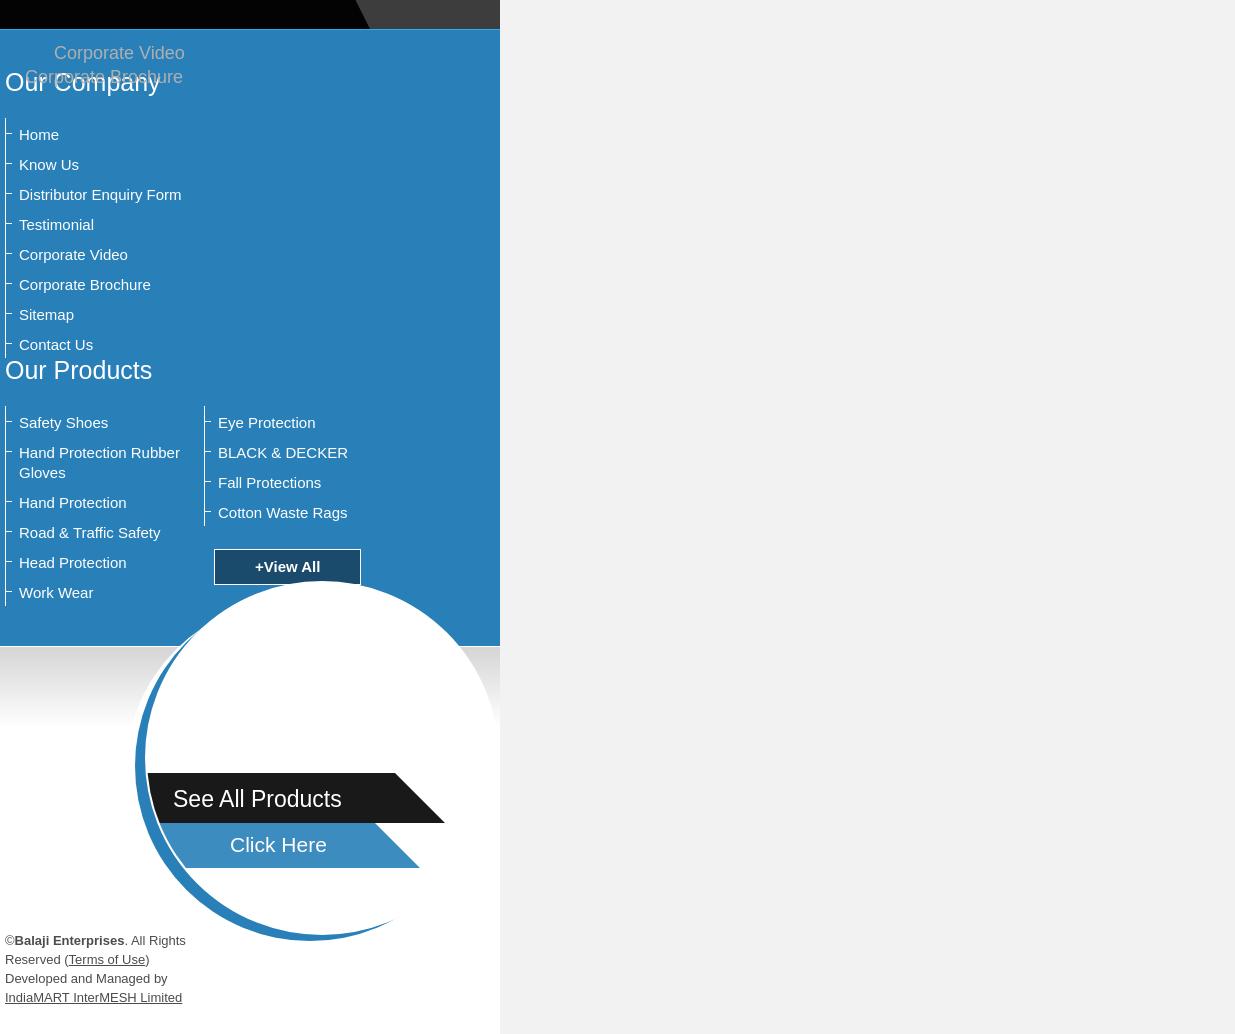 The image size is (1235, 1034). I want to click on 'Distributor Enquiry Form', so click(99, 194).